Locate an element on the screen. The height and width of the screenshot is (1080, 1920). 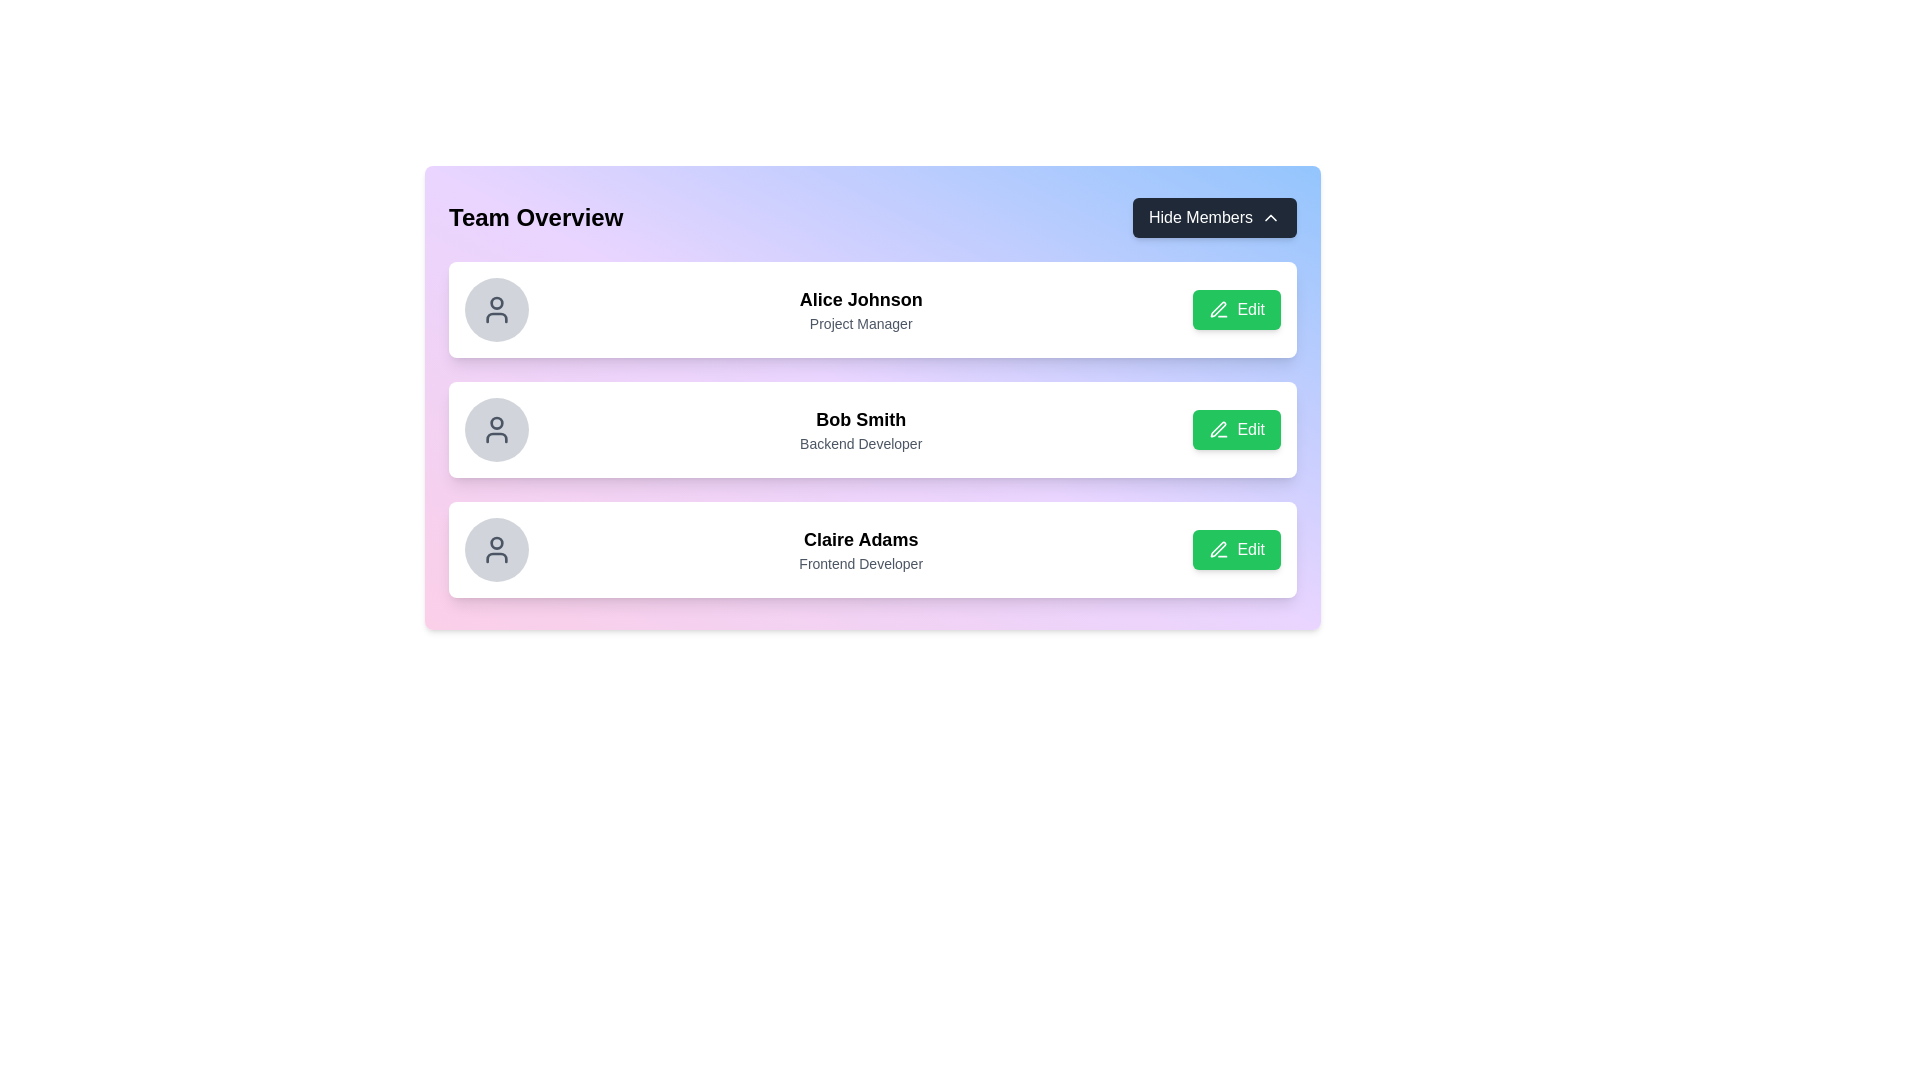
the team member card which is the second item in the list, displaying their details and an edit button is located at coordinates (873, 397).